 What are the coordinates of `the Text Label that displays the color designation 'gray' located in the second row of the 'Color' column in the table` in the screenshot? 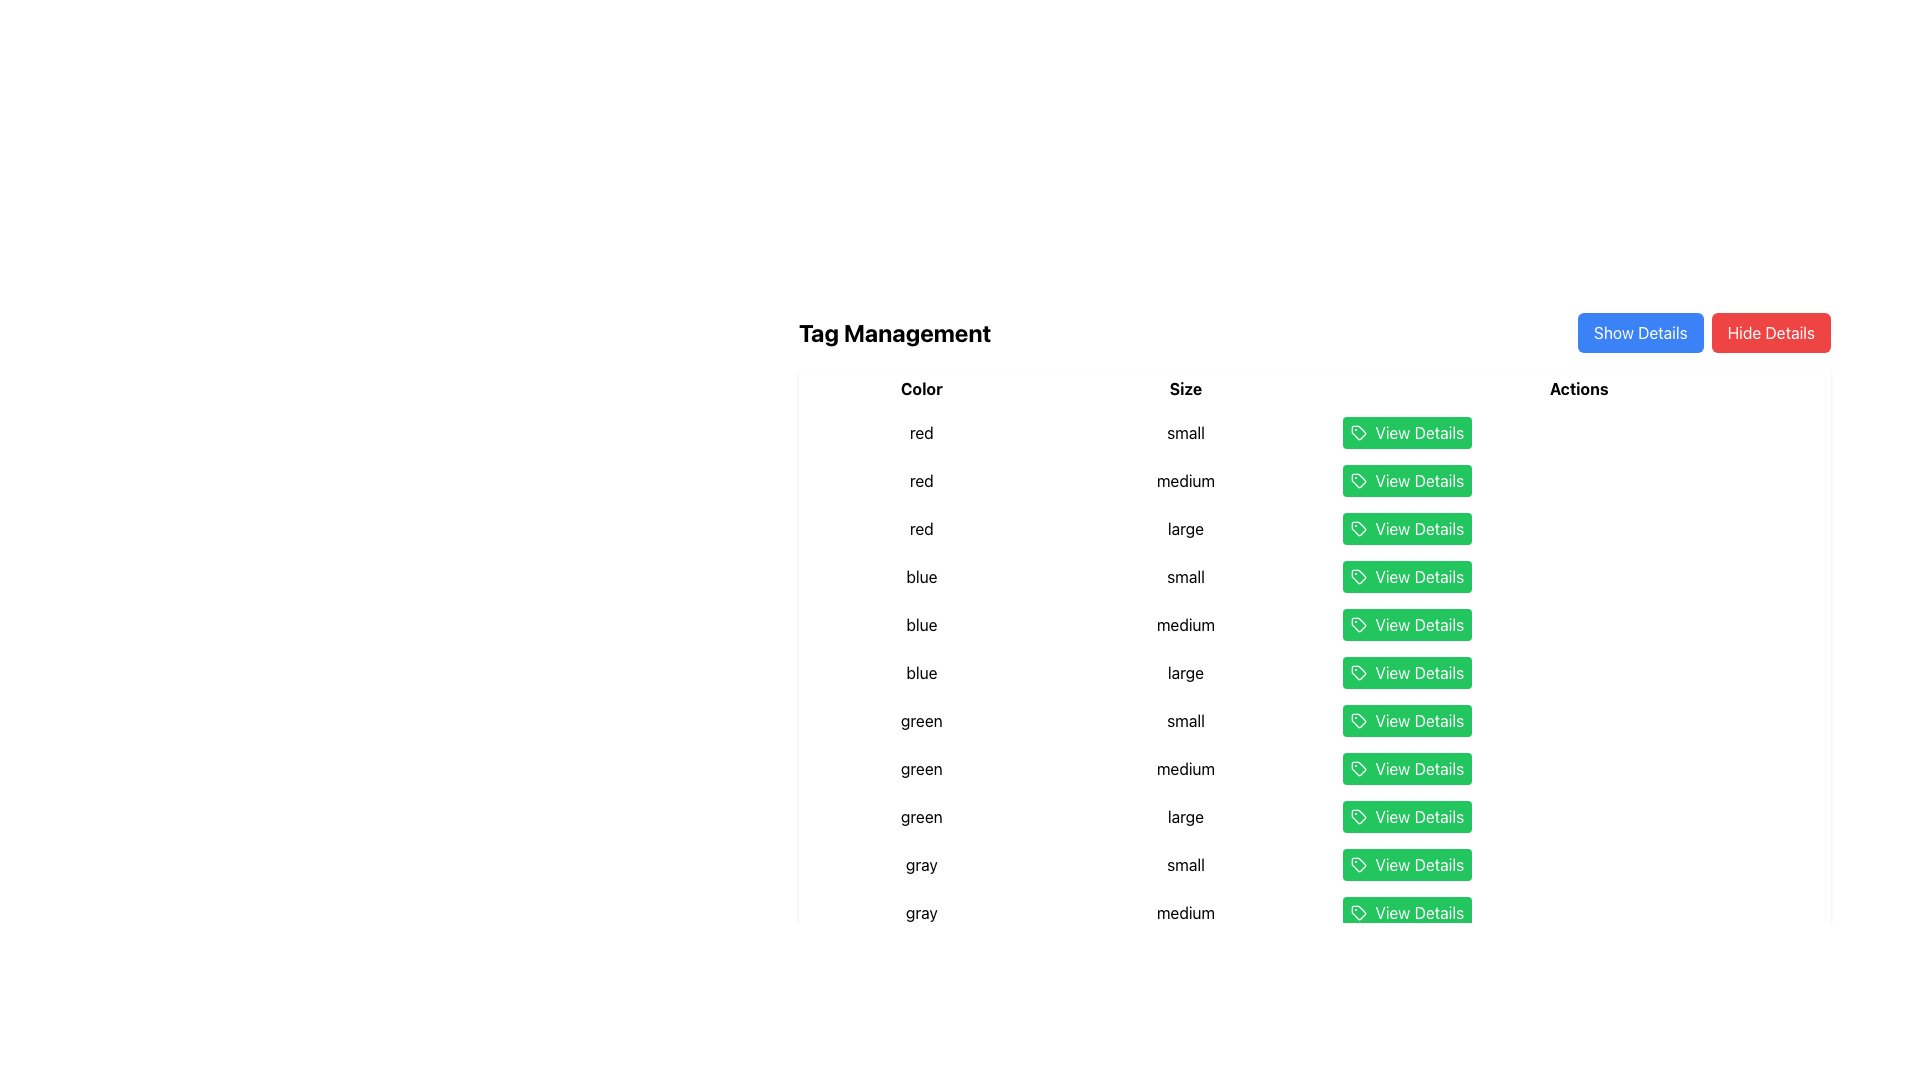 It's located at (920, 913).